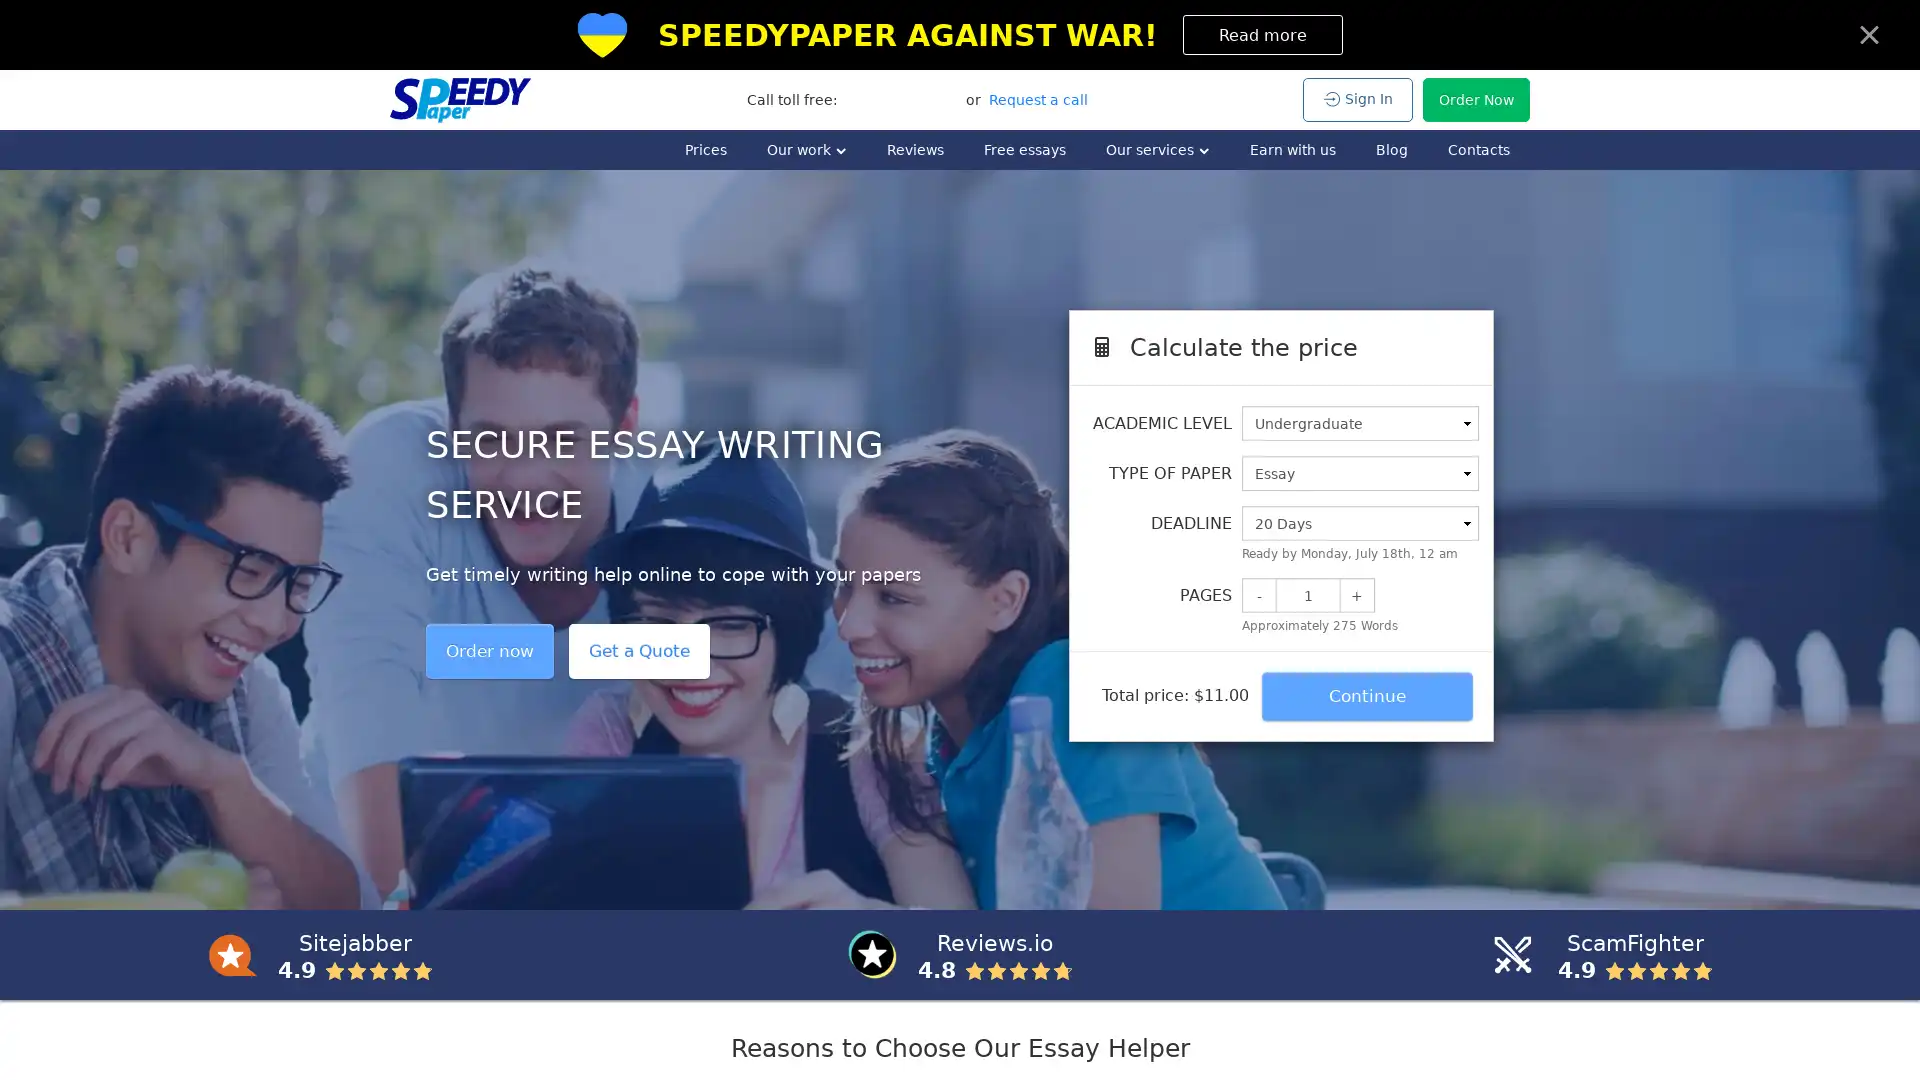 This screenshot has width=1920, height=1080. What do you see at coordinates (1257, 594) in the screenshot?
I see `-` at bounding box center [1257, 594].